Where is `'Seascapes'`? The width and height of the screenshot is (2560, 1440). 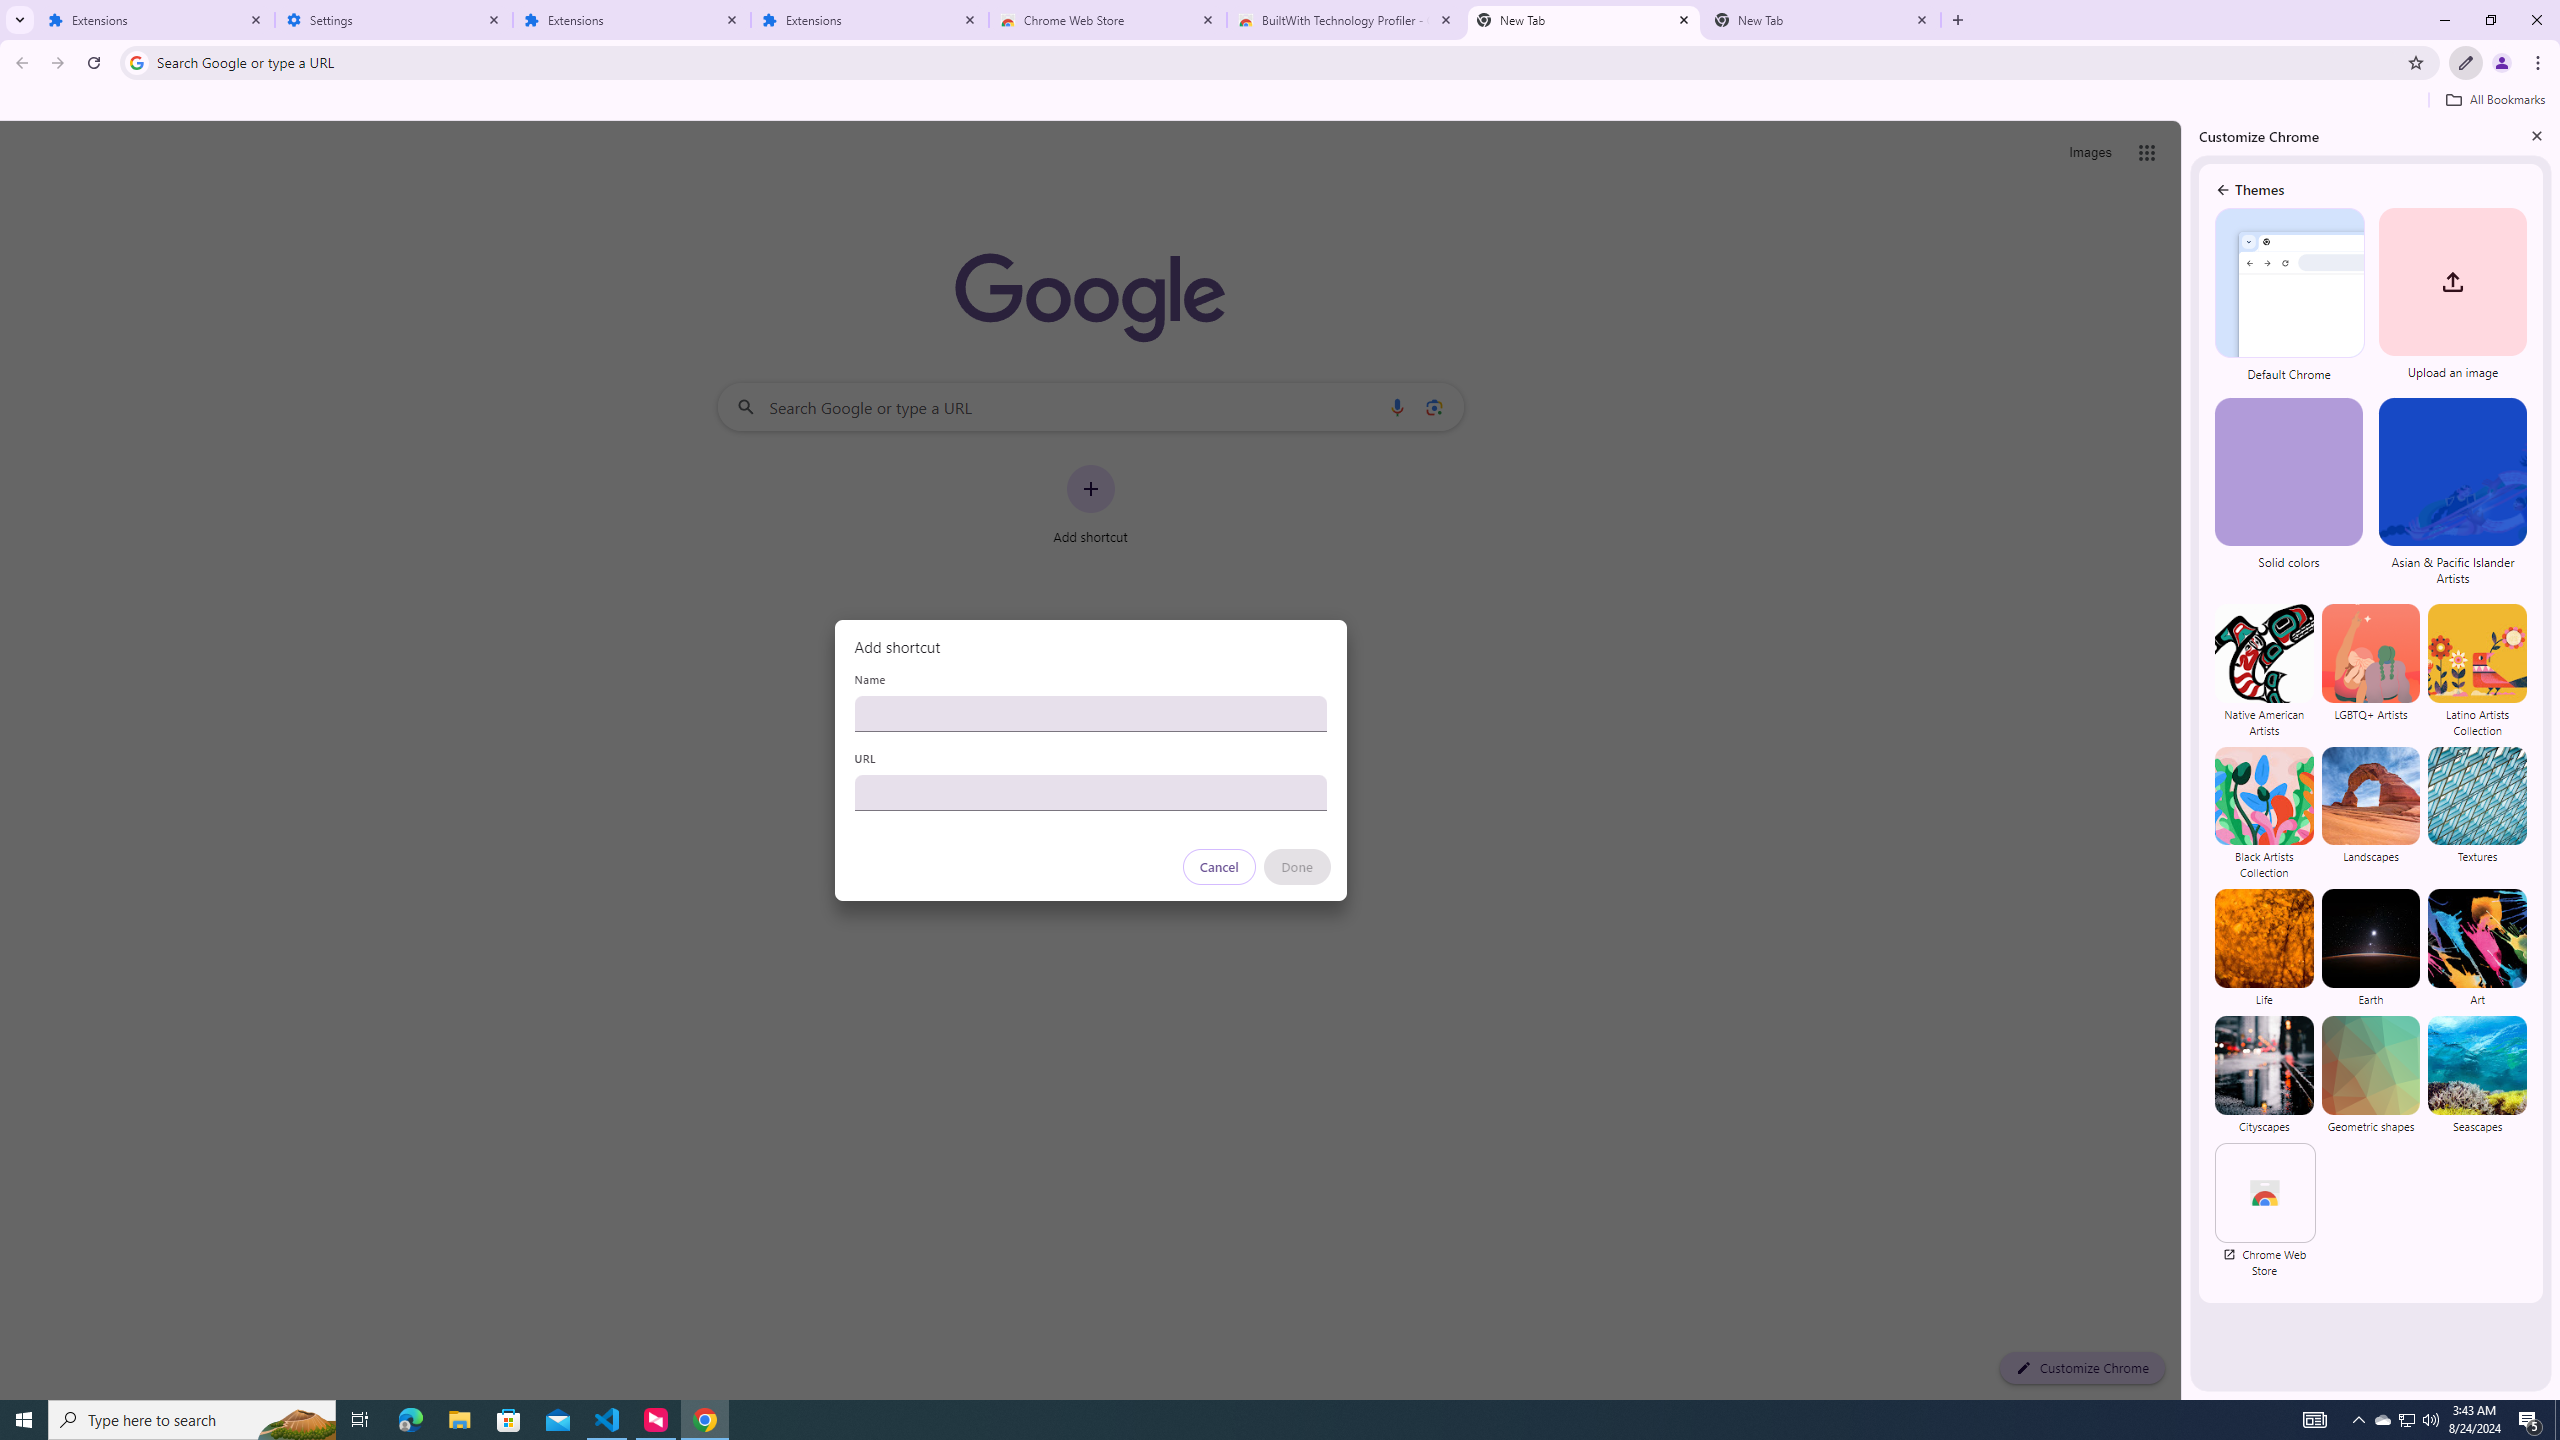
'Seascapes' is located at coordinates (2475, 1073).